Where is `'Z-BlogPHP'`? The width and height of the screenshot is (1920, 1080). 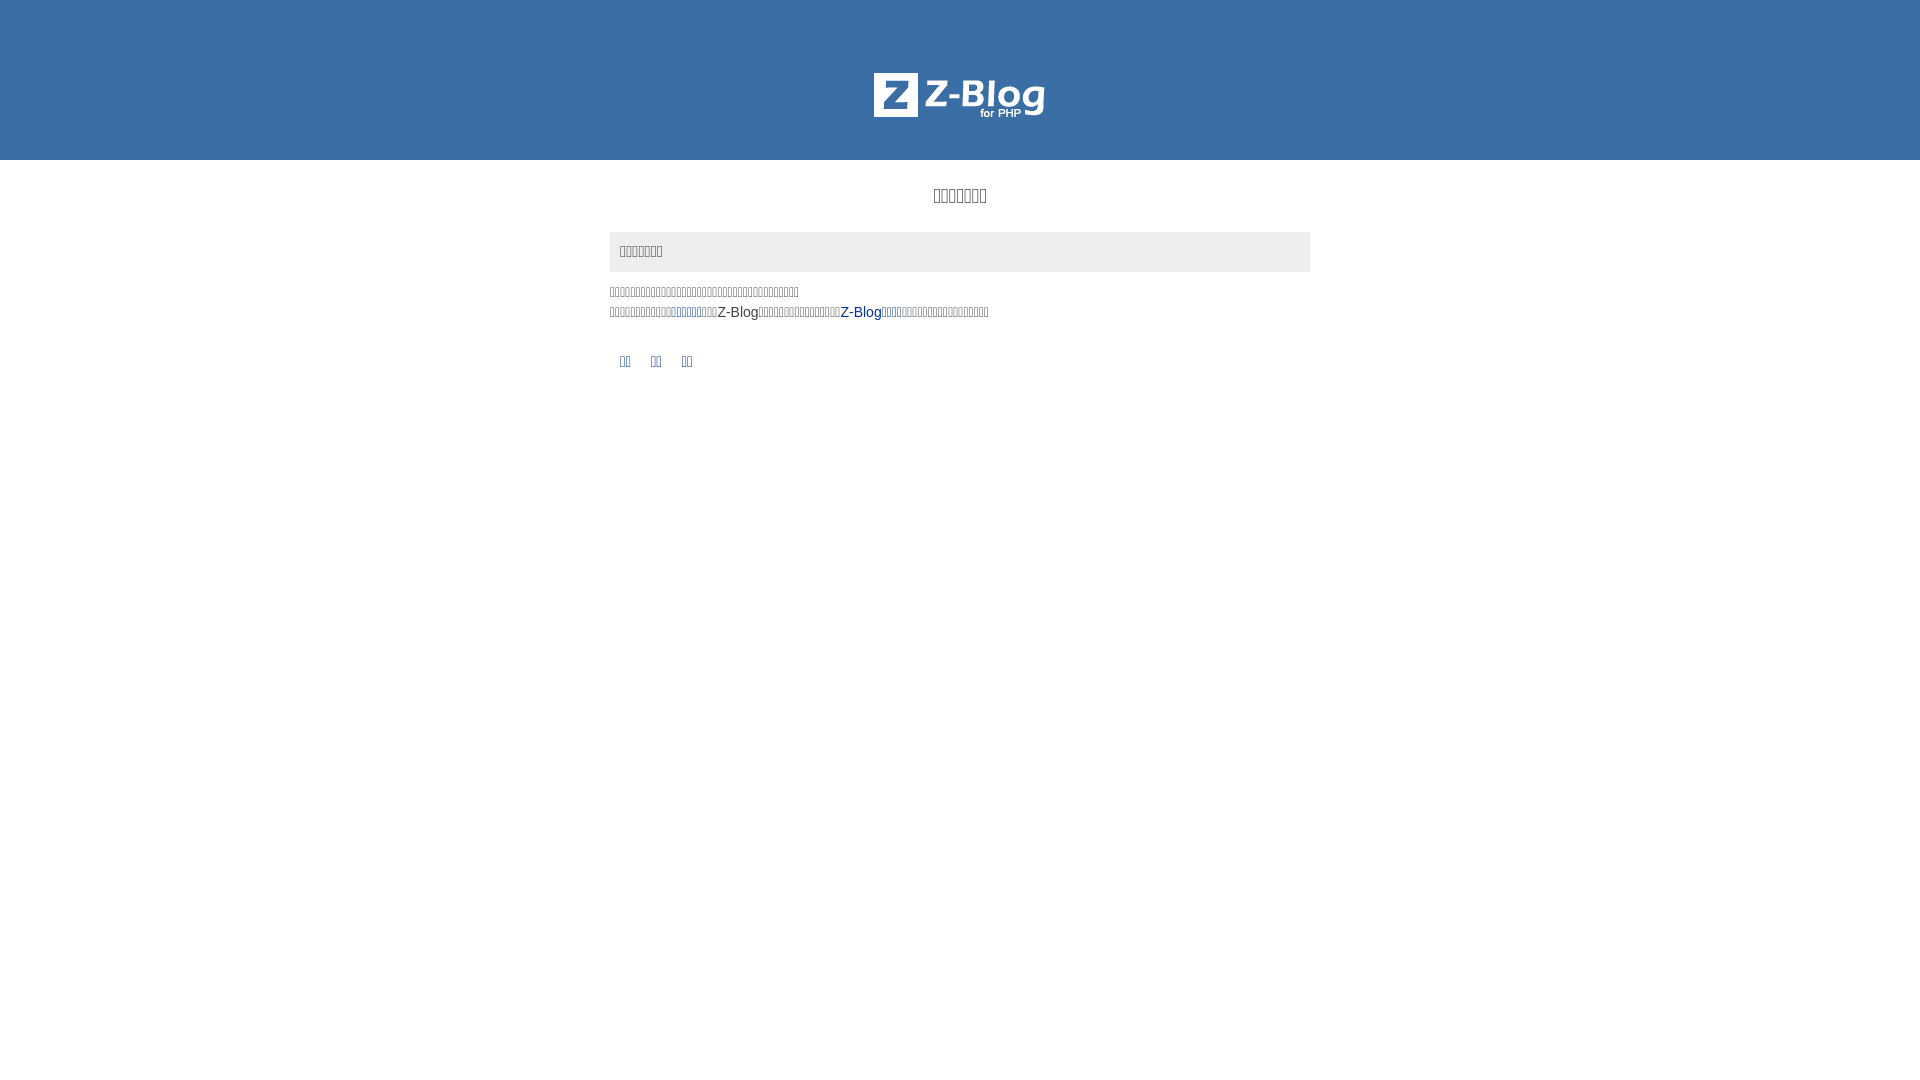
'Z-BlogPHP' is located at coordinates (960, 95).